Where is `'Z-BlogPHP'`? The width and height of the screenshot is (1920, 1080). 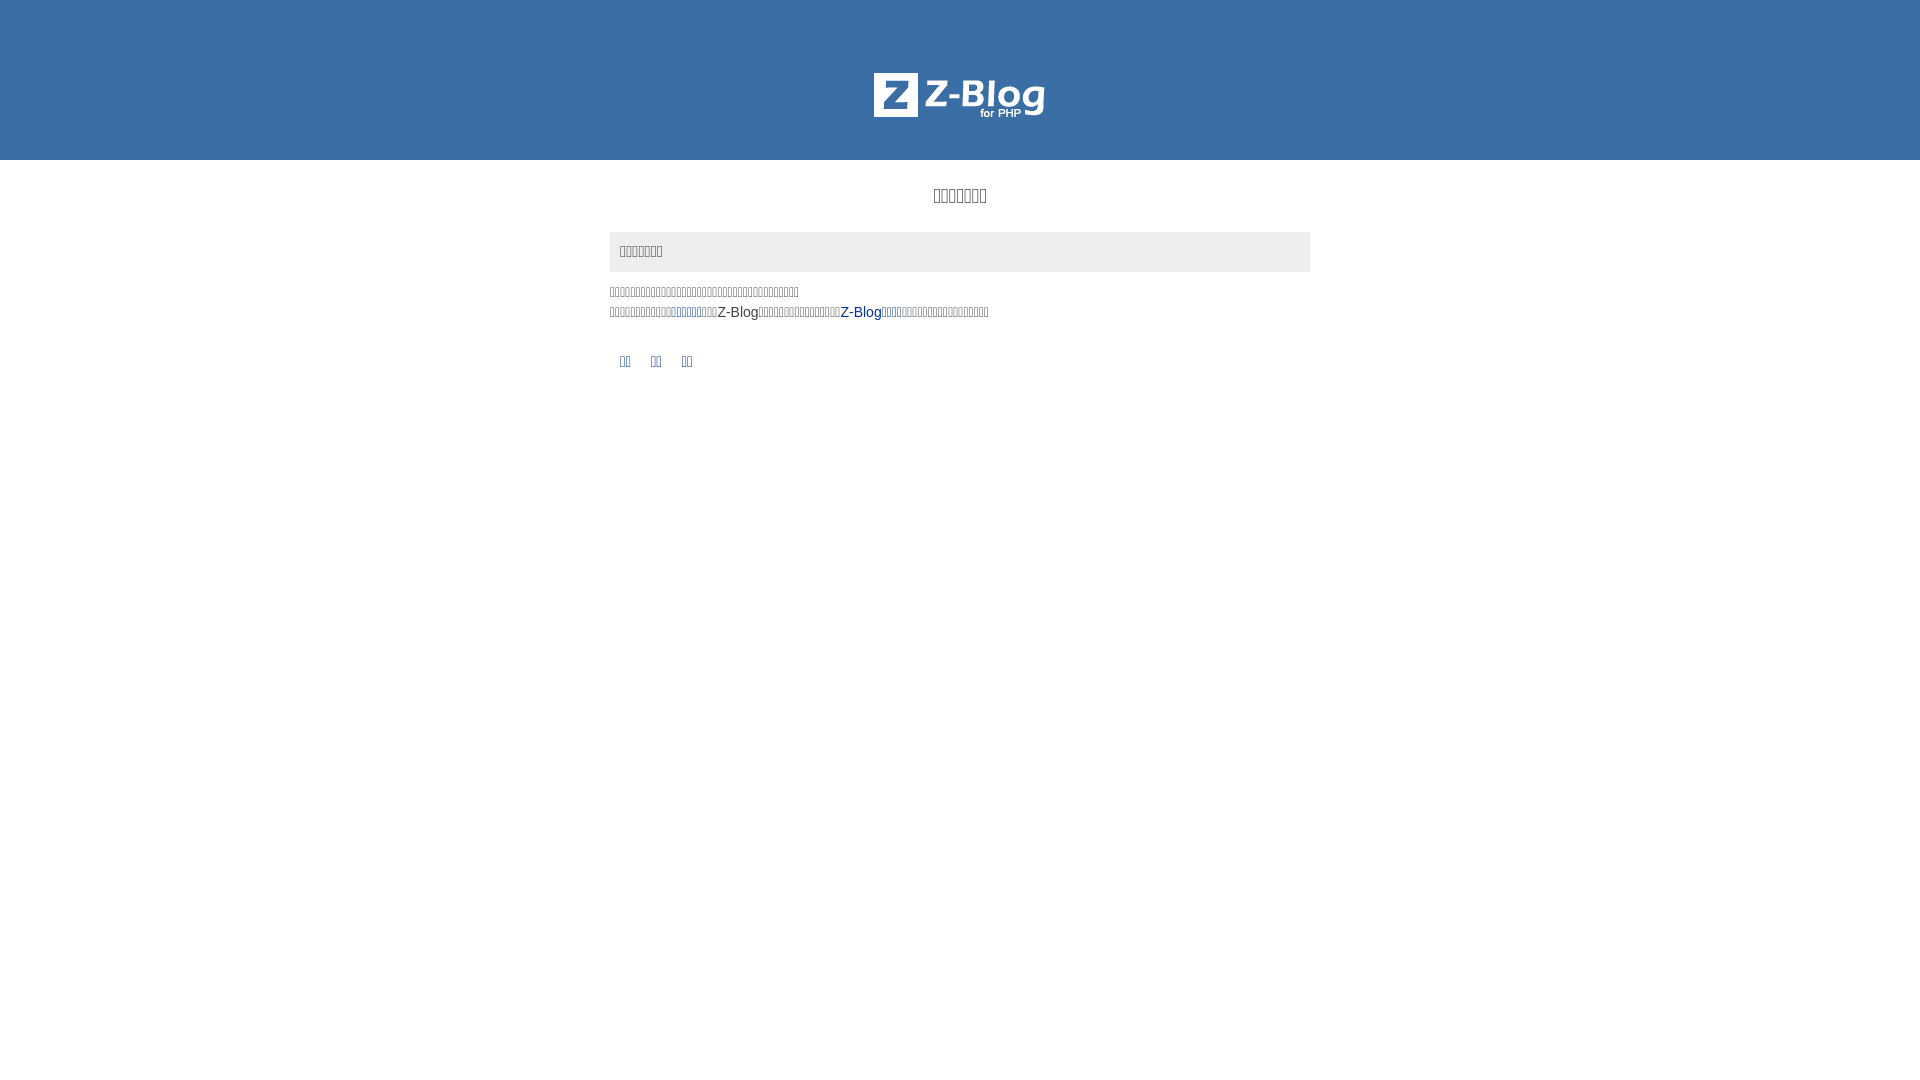
'Z-BlogPHP' is located at coordinates (960, 95).